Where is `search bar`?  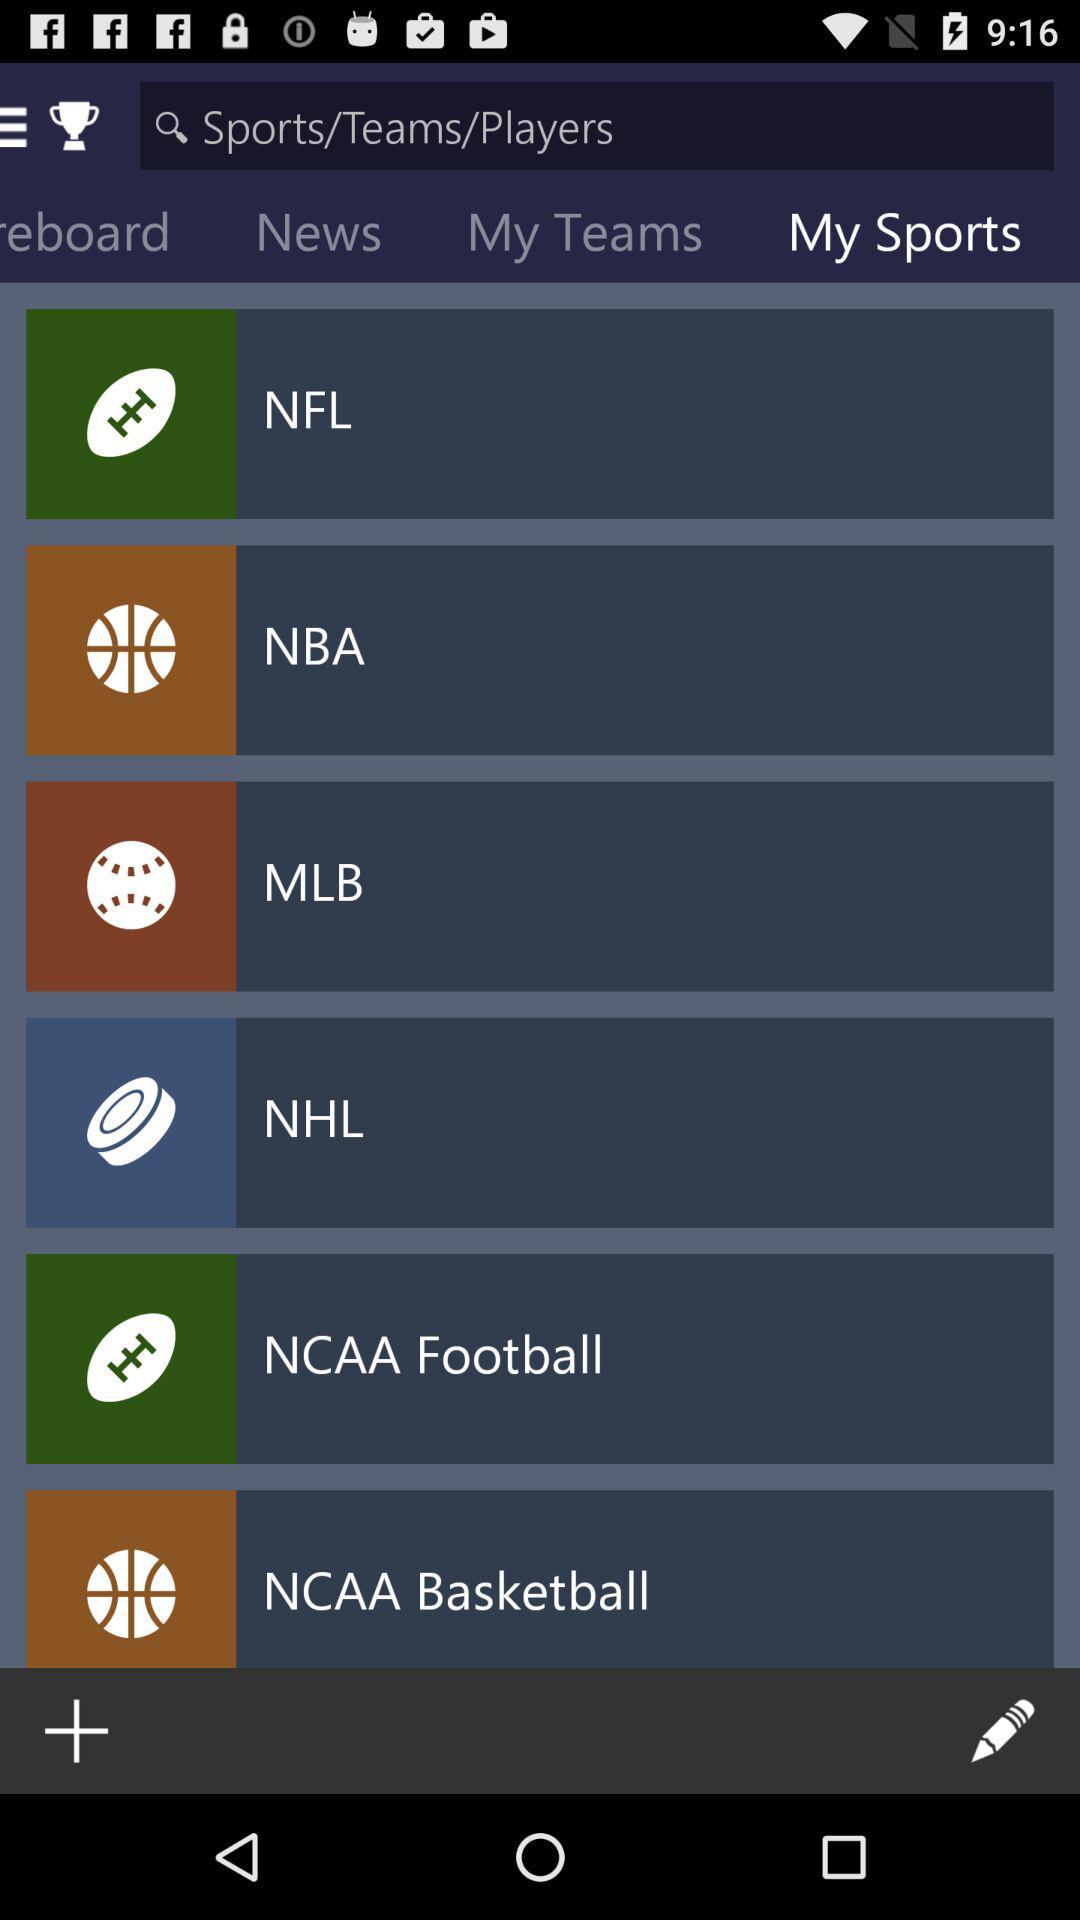
search bar is located at coordinates (596, 124).